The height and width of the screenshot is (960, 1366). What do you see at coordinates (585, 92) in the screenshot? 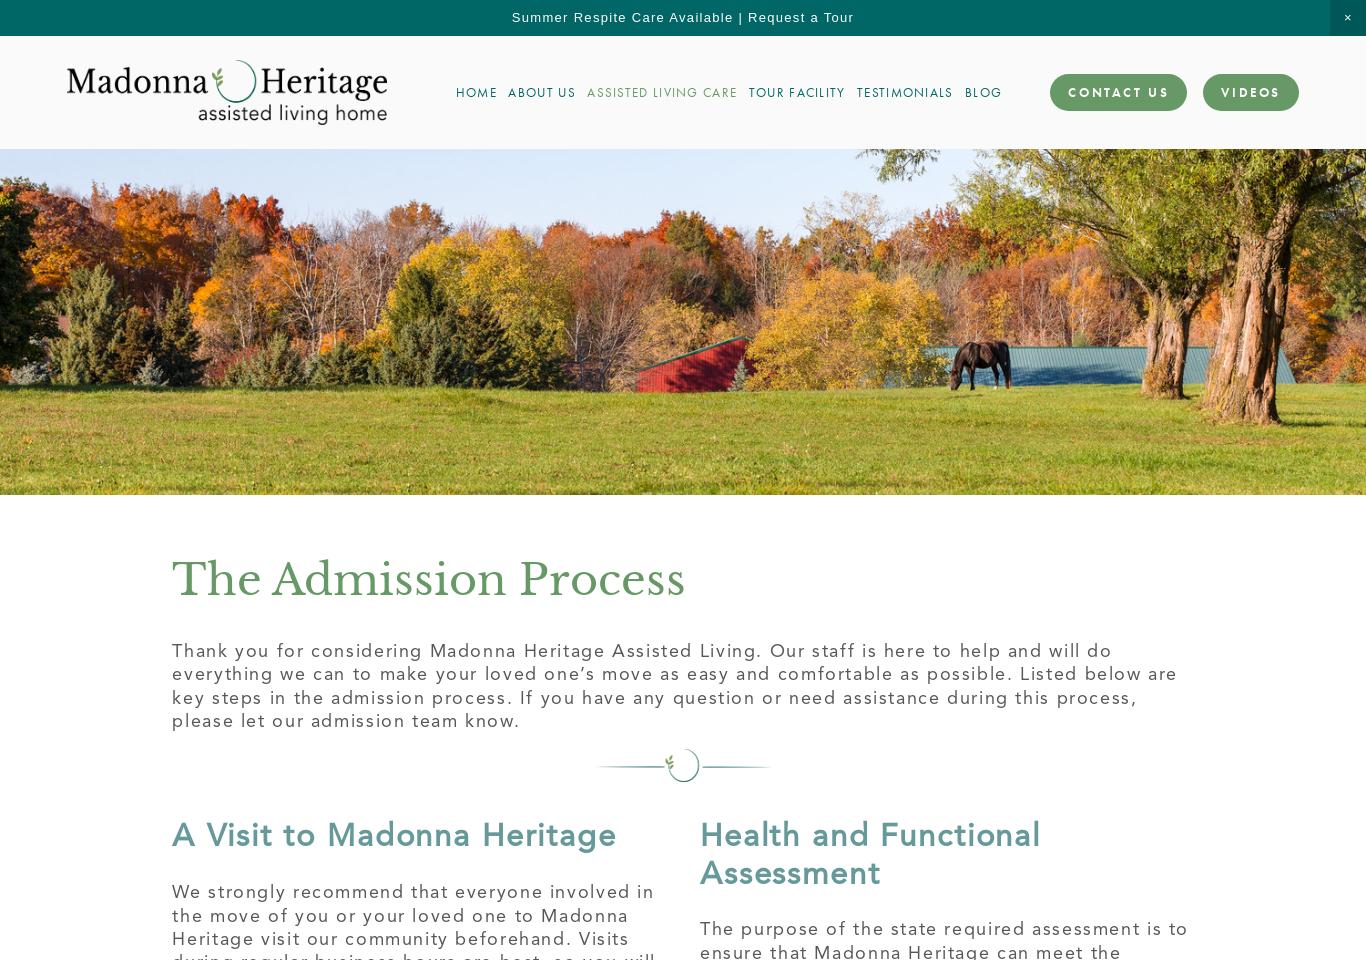
I see `'Assisted Living Care'` at bounding box center [585, 92].